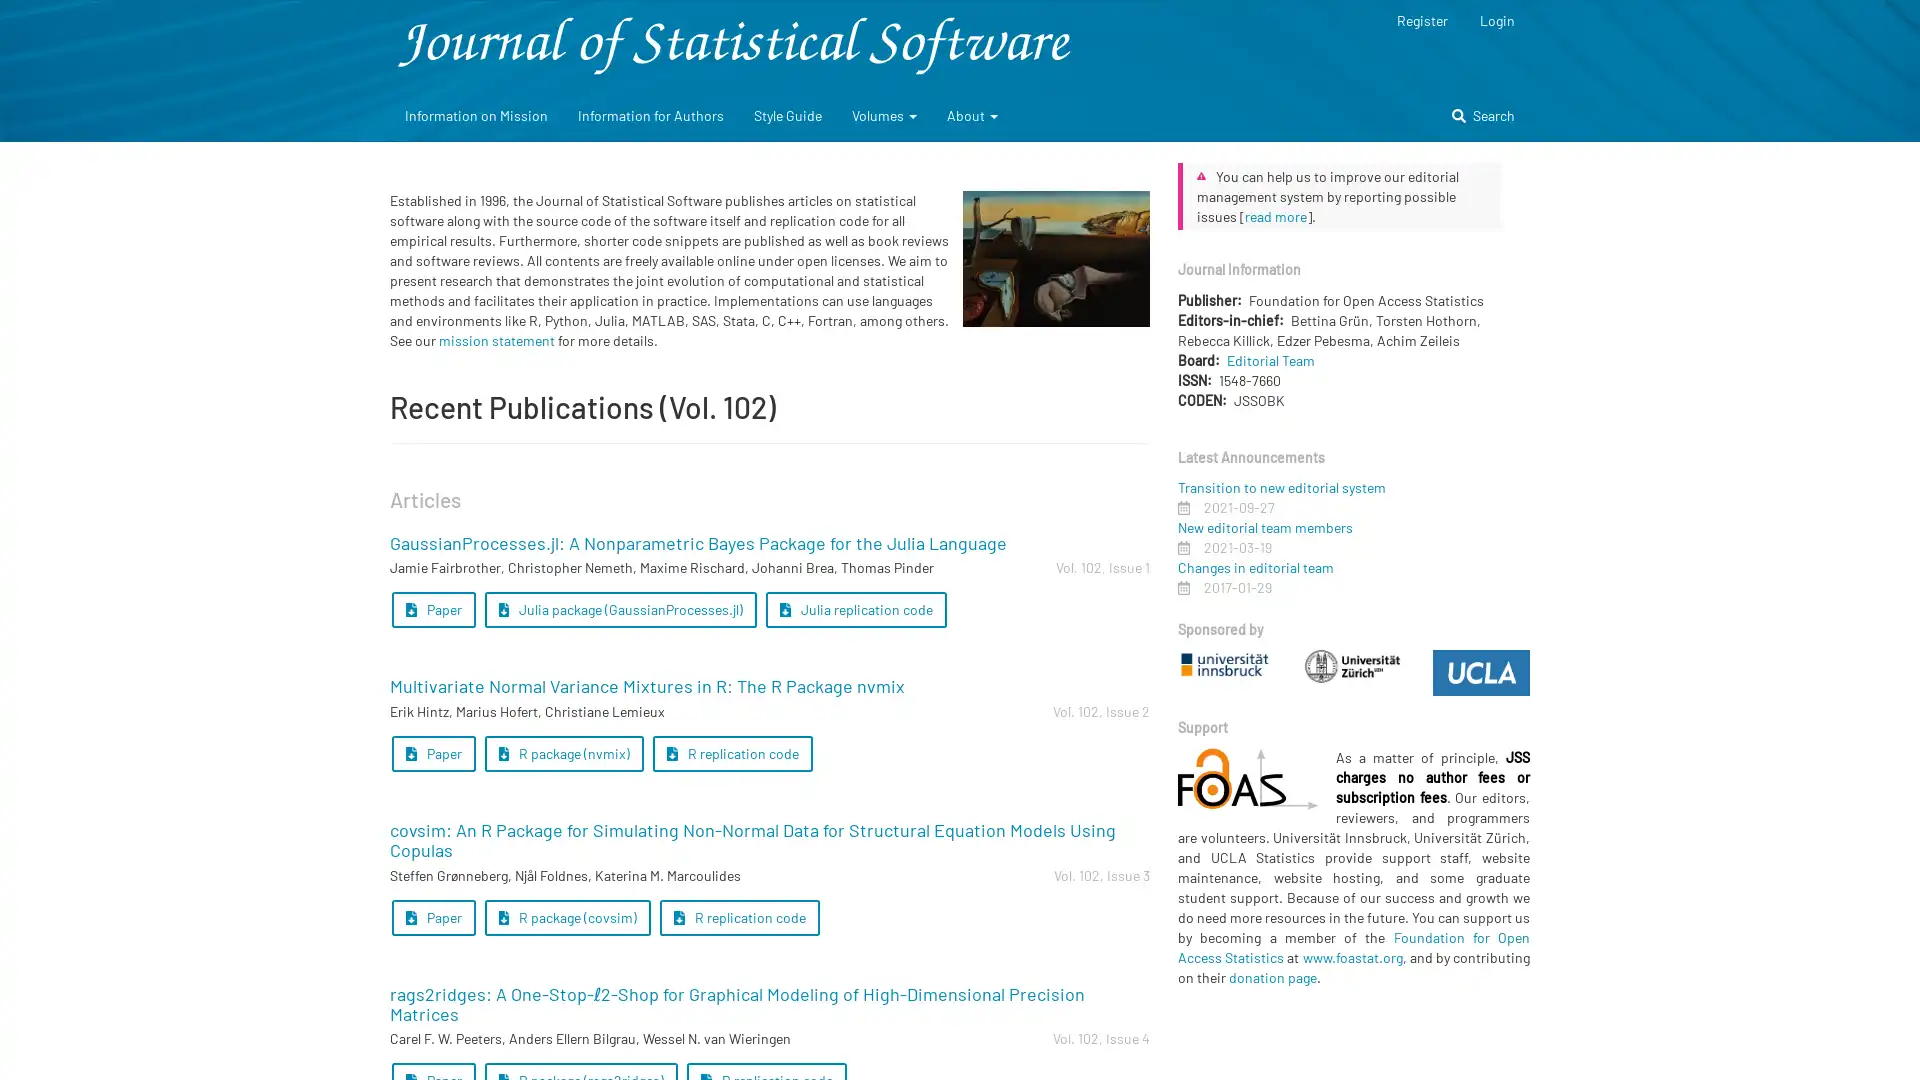 The image size is (1920, 1080). Describe the element at coordinates (619, 608) in the screenshot. I see `Julia package (GaussianProcesses.jl)` at that location.